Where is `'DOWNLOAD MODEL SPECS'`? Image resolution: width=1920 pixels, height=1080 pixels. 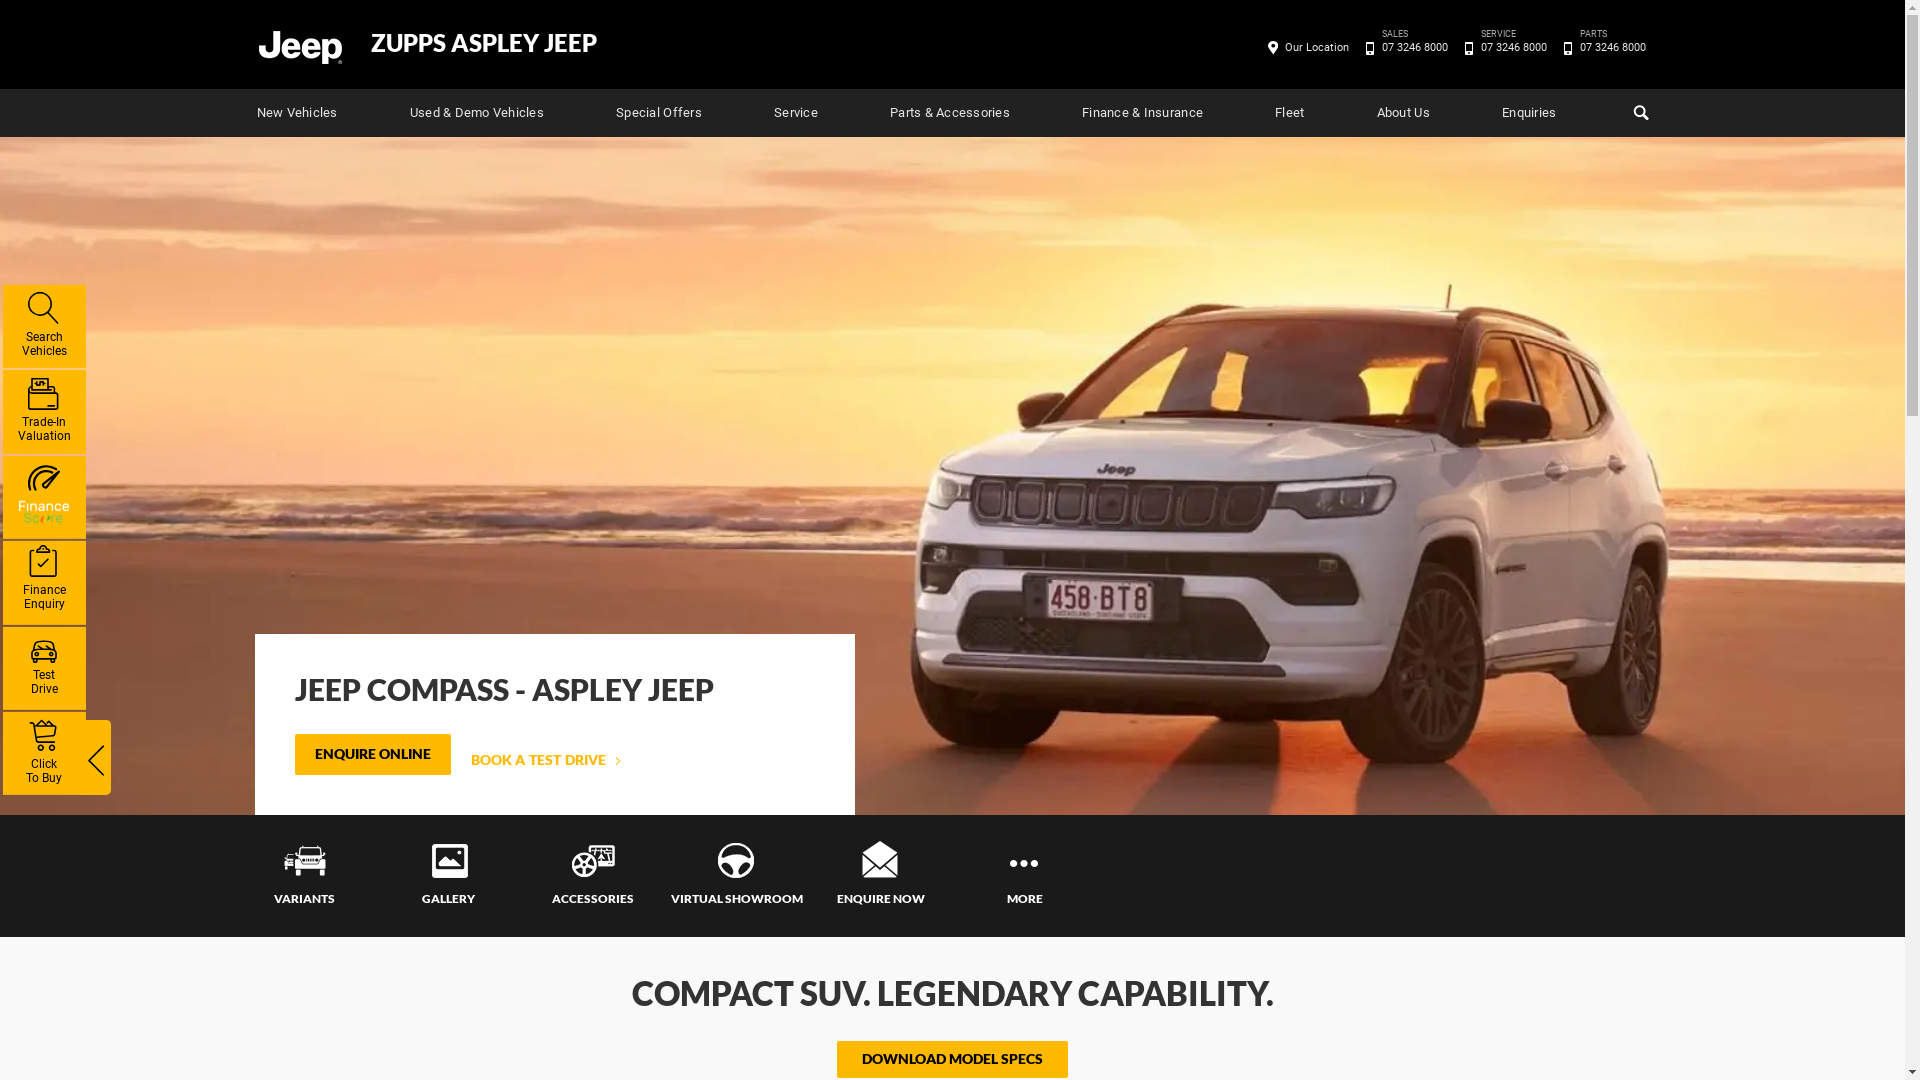 'DOWNLOAD MODEL SPECS' is located at coordinates (951, 1058).